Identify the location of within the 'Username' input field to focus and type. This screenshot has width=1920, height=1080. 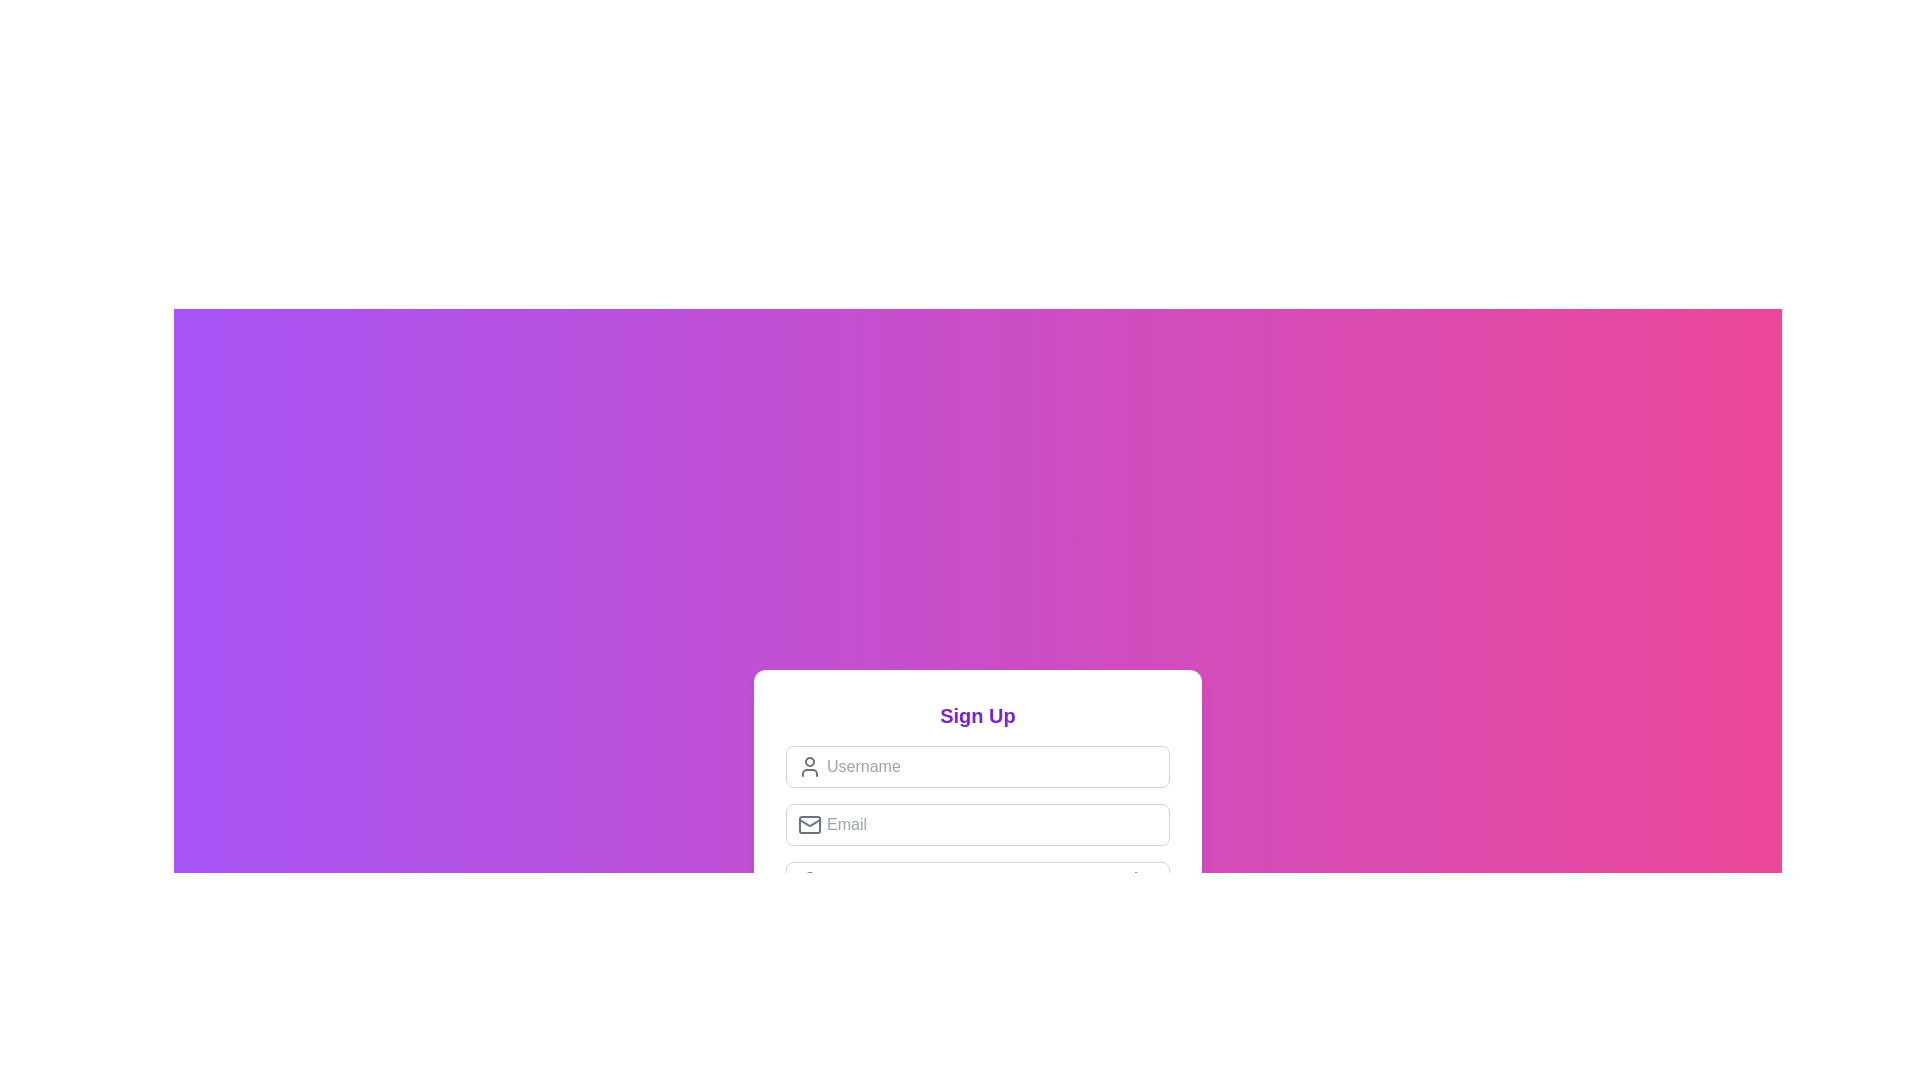
(978, 766).